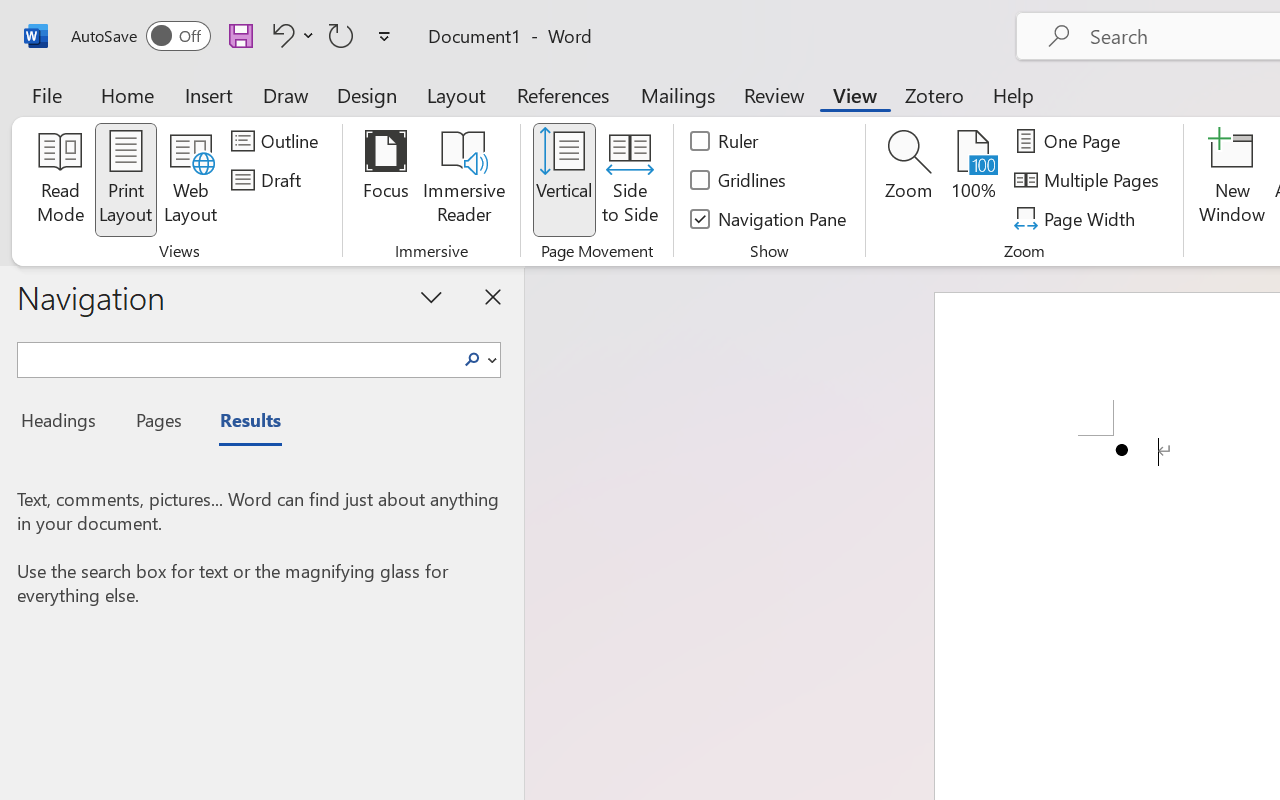 This screenshot has width=1280, height=800. Describe the element at coordinates (738, 179) in the screenshot. I see `'Gridlines'` at that location.